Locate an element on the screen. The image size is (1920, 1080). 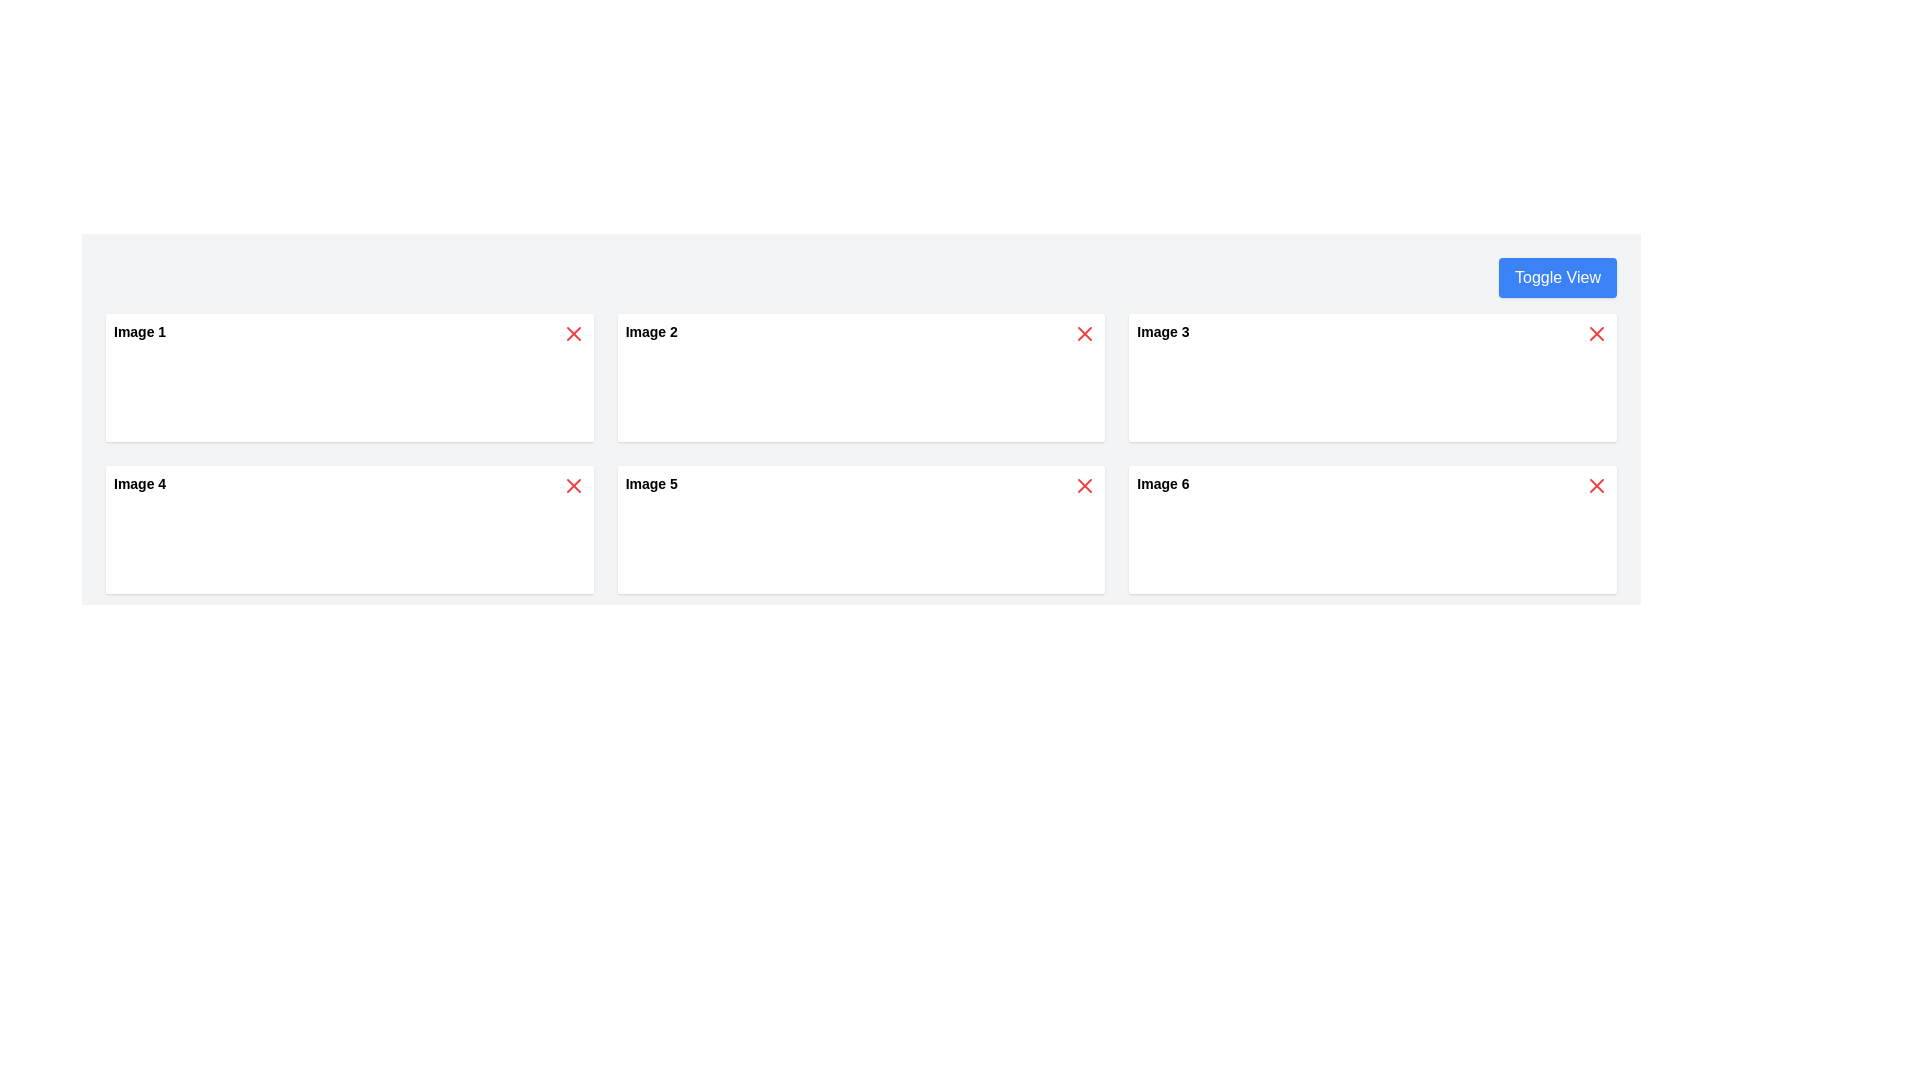
the close icon button located at the top-right corner of the card labeled 'Image 3' is located at coordinates (1596, 333).